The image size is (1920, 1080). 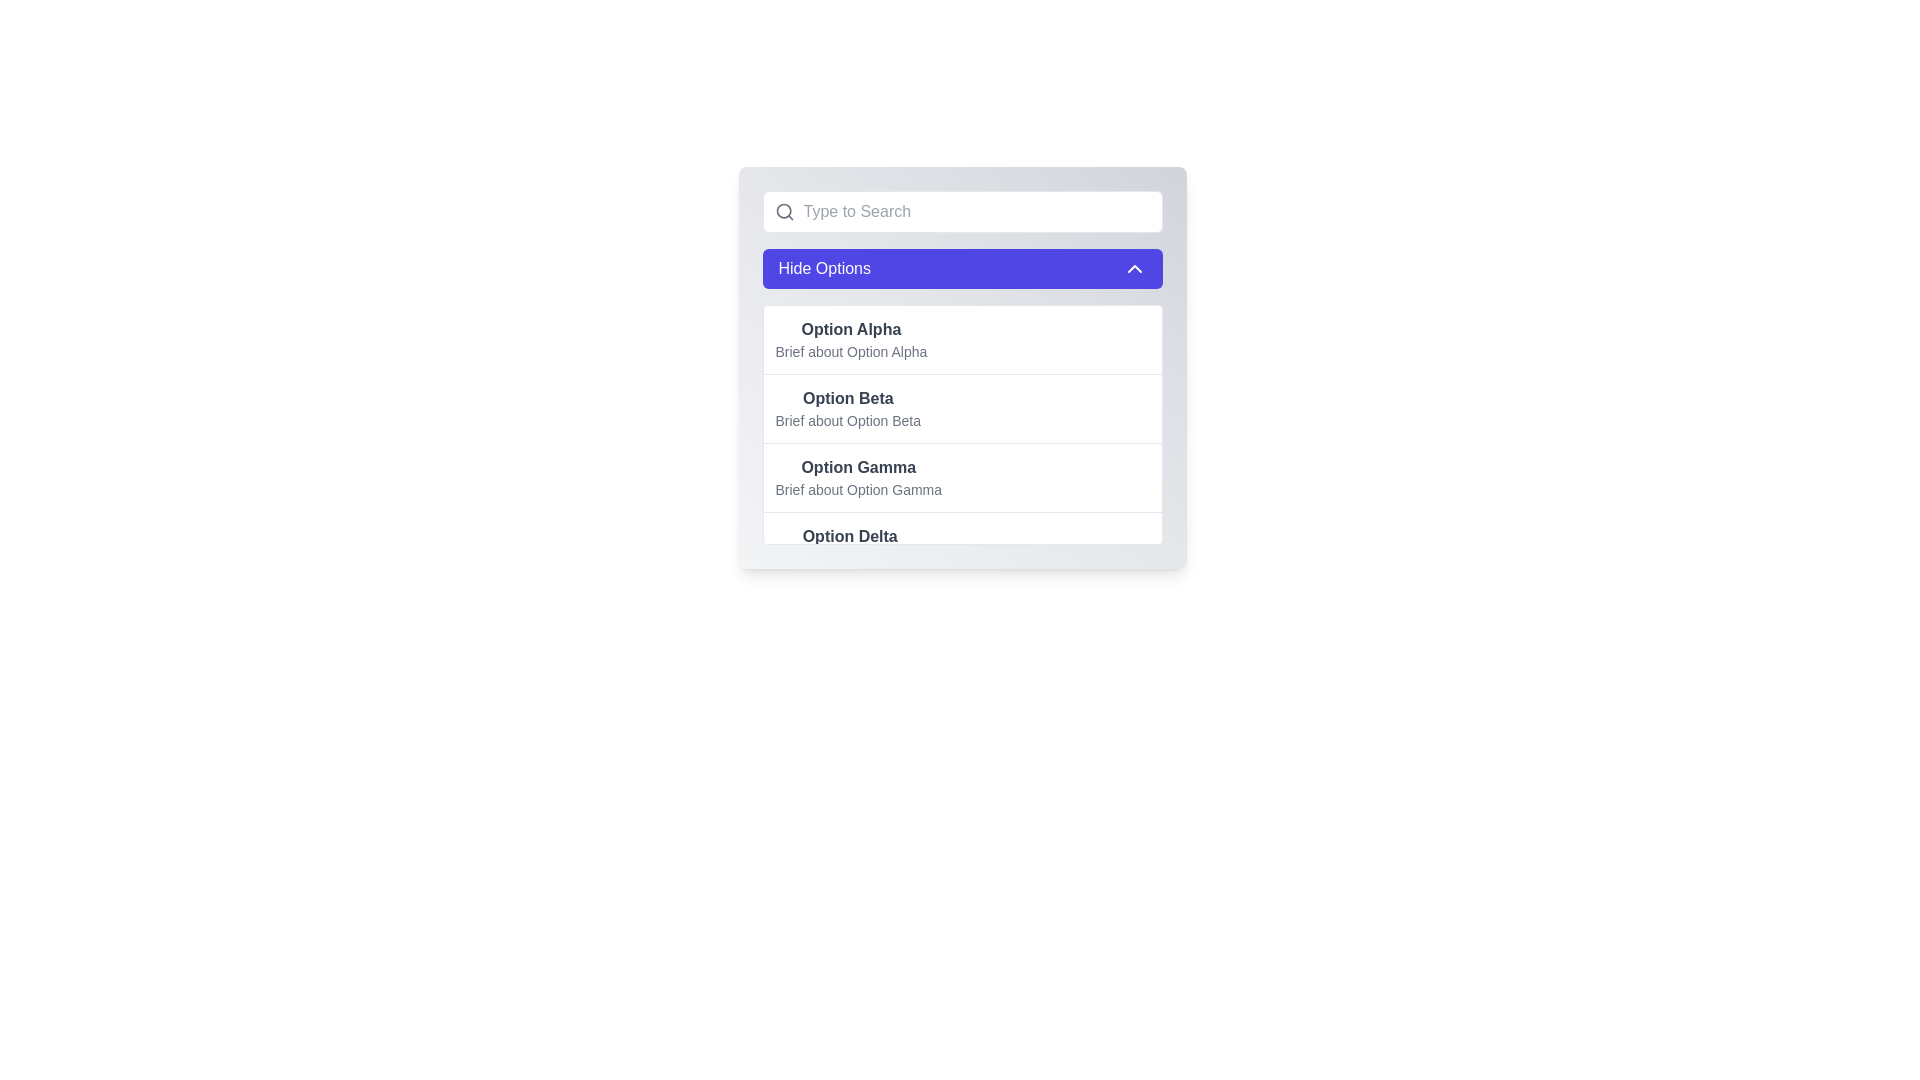 What do you see at coordinates (962, 546) in the screenshot?
I see `the last item in the dropdown menu` at bounding box center [962, 546].